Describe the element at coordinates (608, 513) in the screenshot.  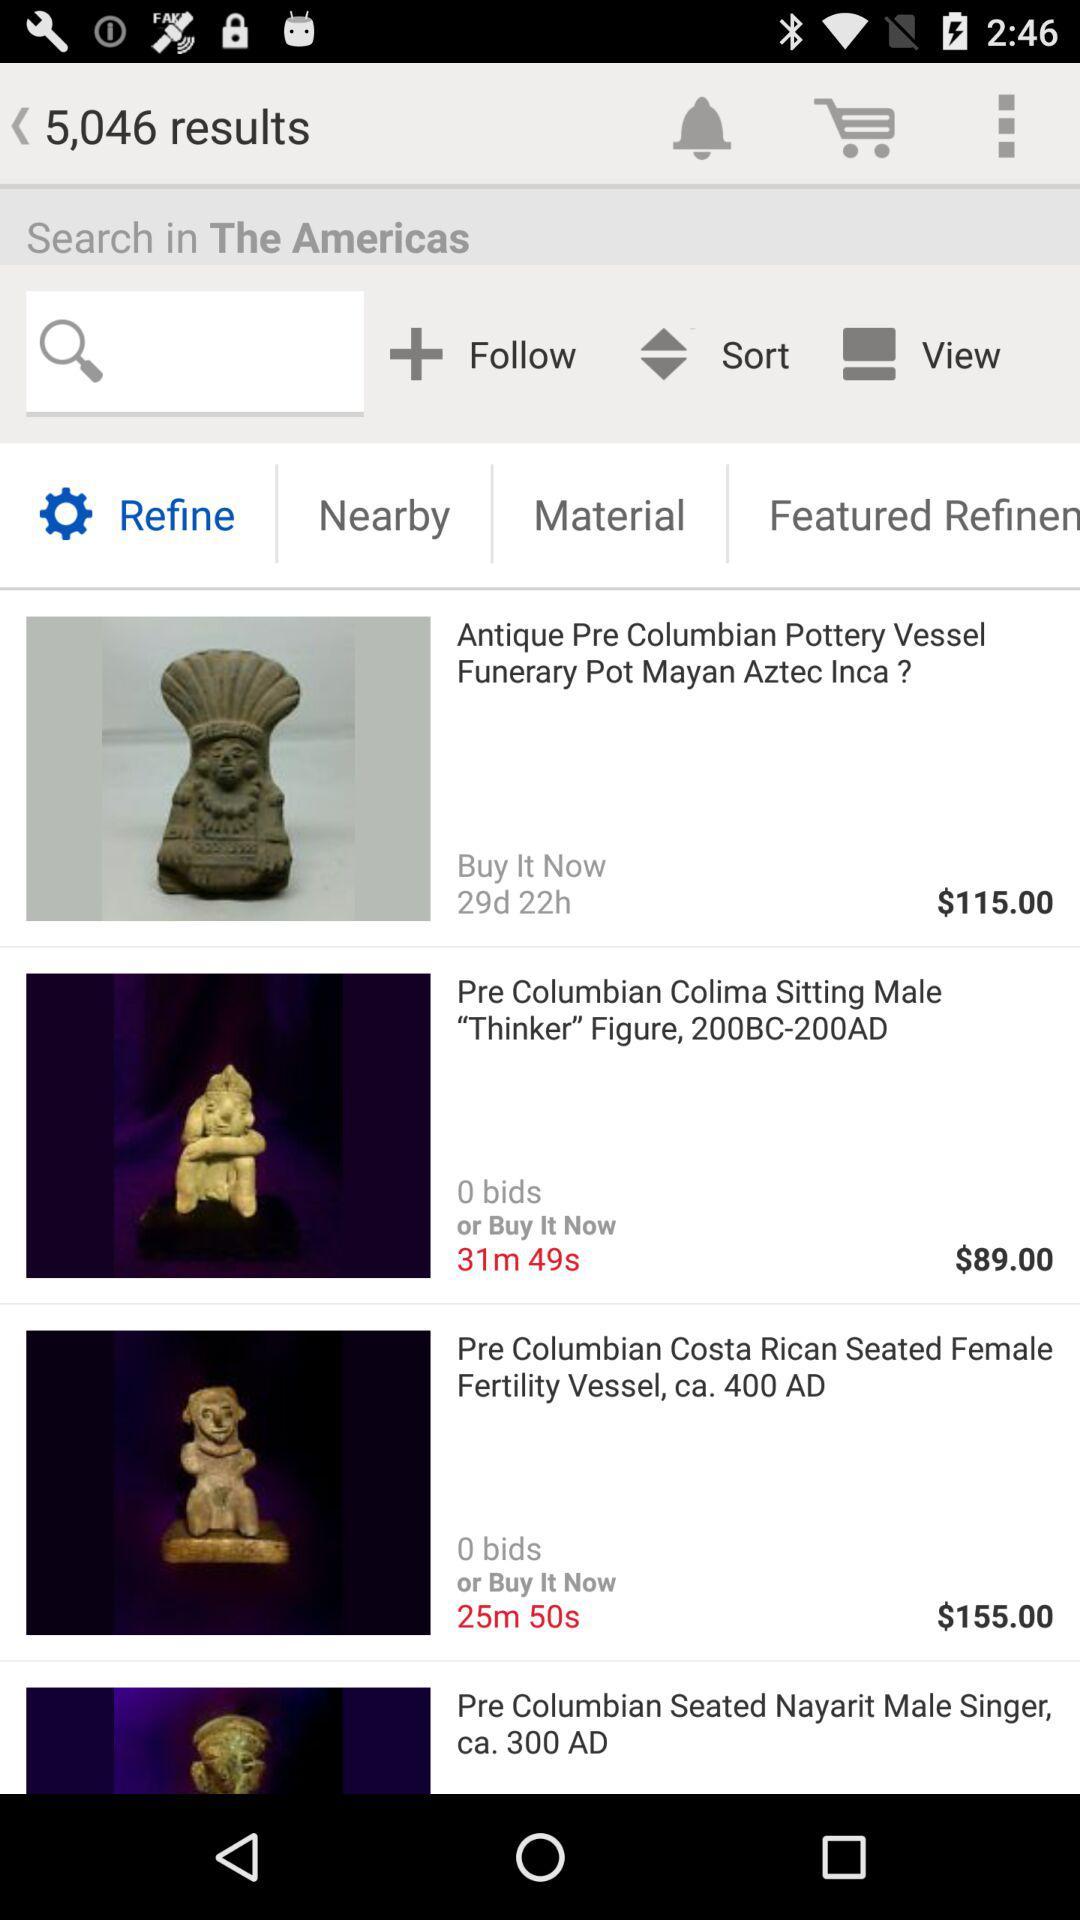
I see `material button` at that location.